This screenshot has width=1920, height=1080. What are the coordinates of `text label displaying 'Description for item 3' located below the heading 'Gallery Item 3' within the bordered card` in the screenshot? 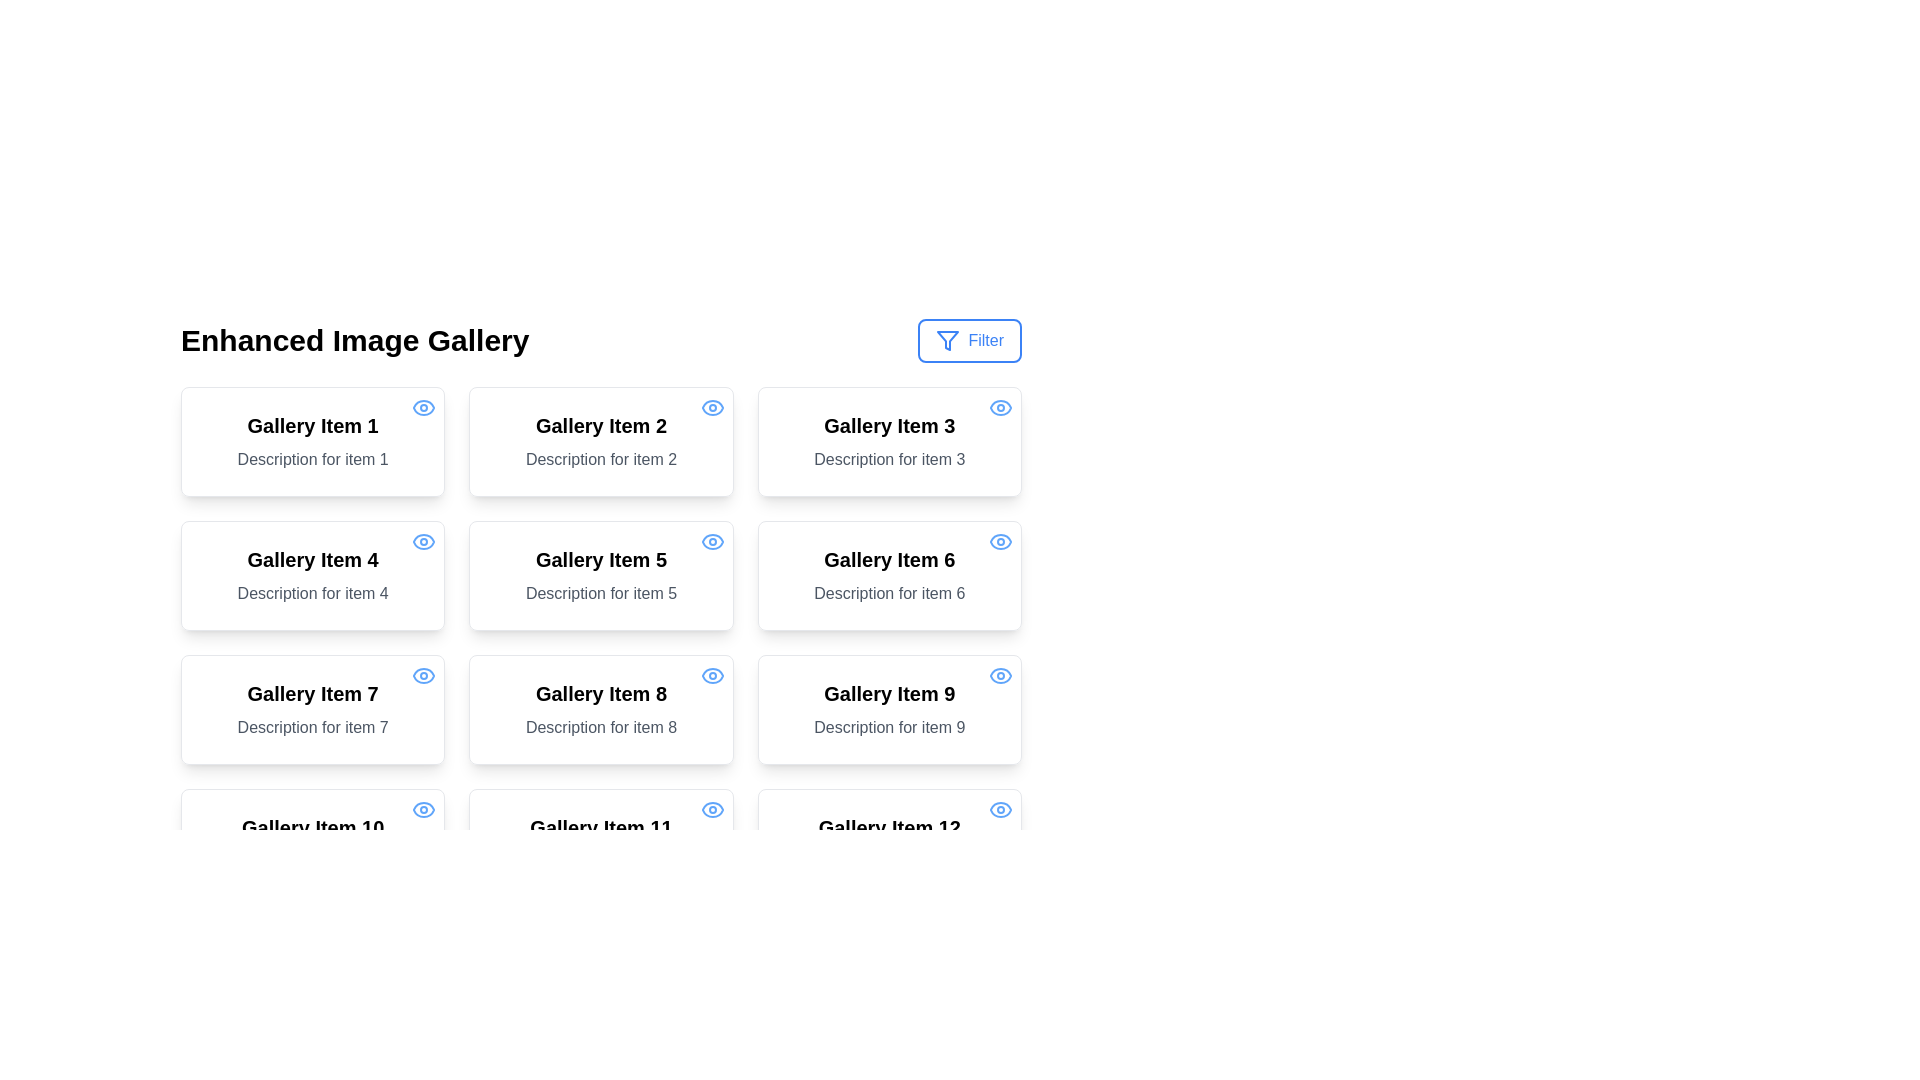 It's located at (888, 459).